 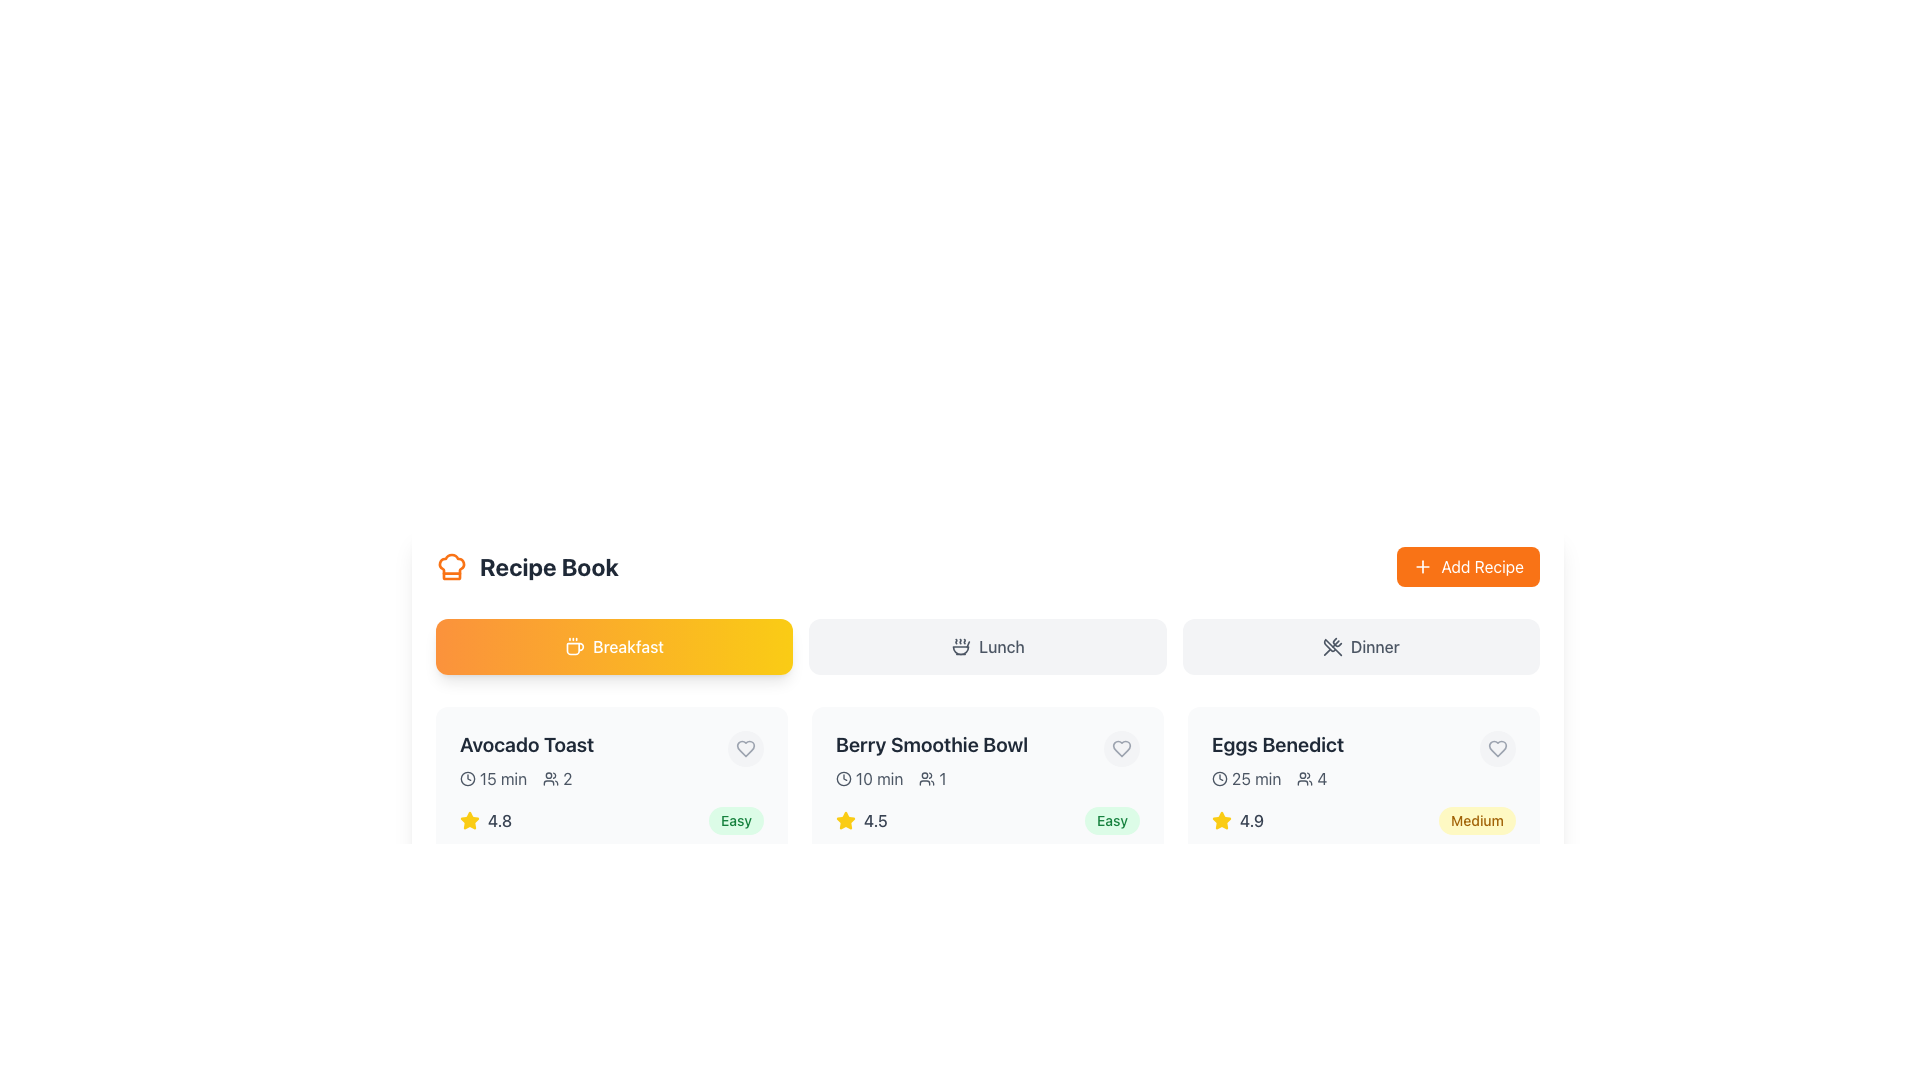 I want to click on the compact label displaying a clock icon followed by the text '25 min' in the details section of the third recipe card in the second row of the recipe list grid, so click(x=1245, y=778).